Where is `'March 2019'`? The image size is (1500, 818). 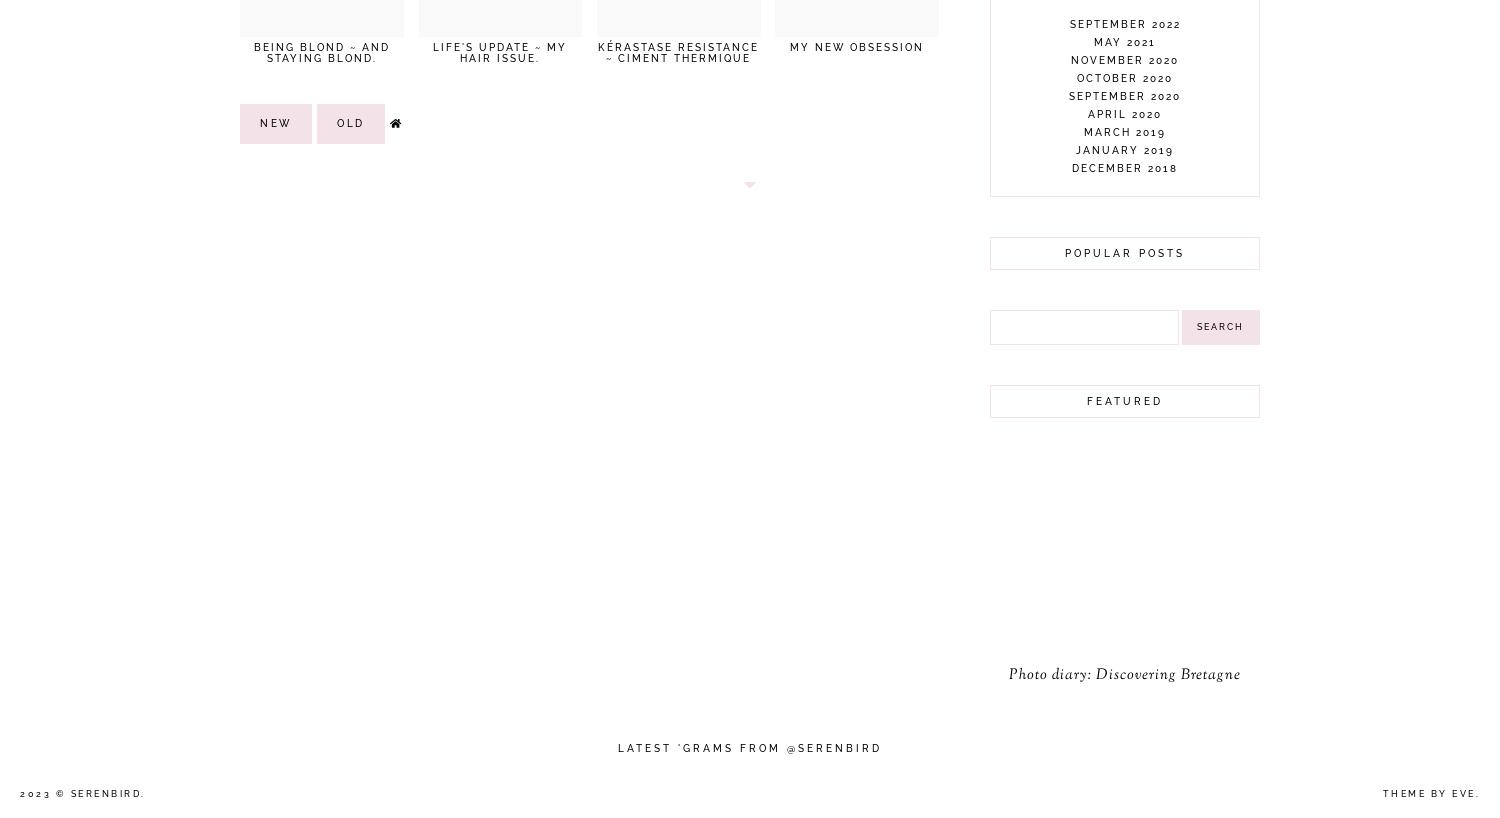
'March 2019' is located at coordinates (1083, 131).